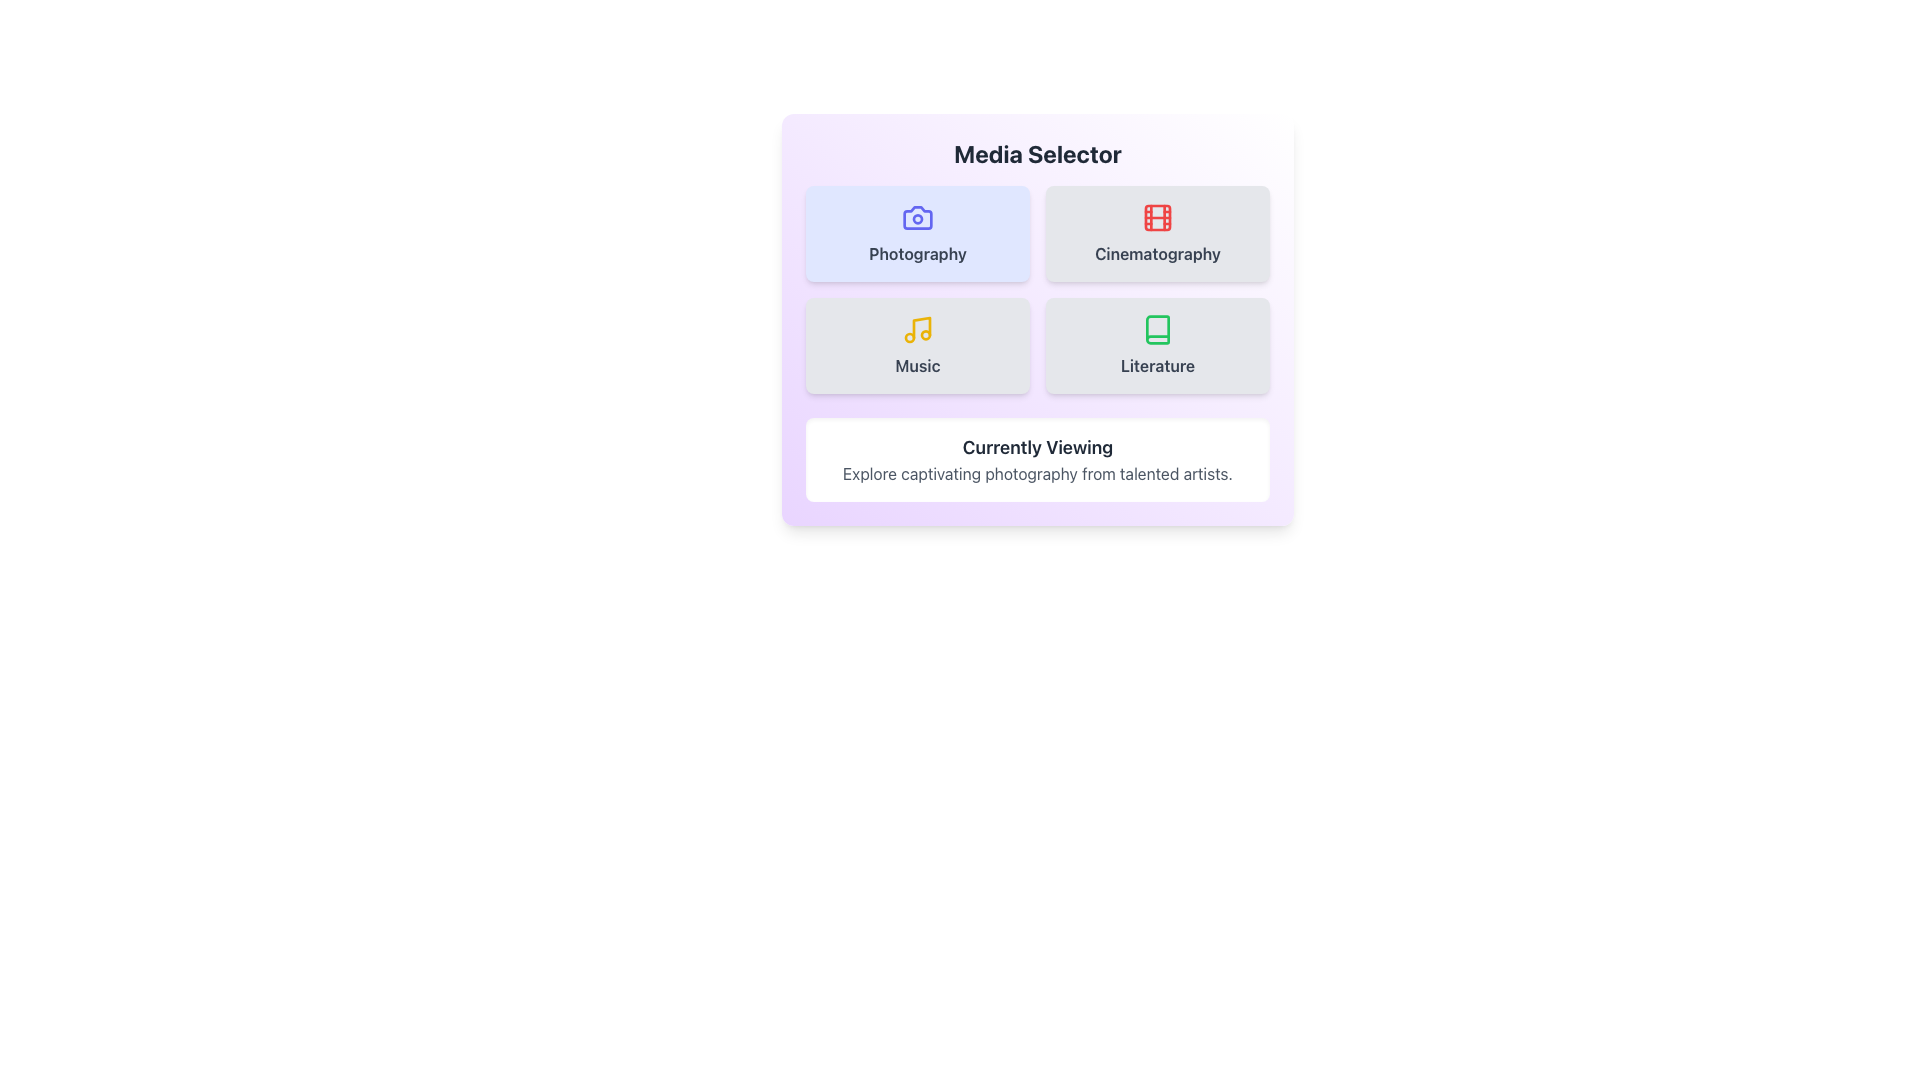 The height and width of the screenshot is (1080, 1920). I want to click on the 'Music' button located in the lower-left corner of the 2x2 grid layout, so click(916, 345).